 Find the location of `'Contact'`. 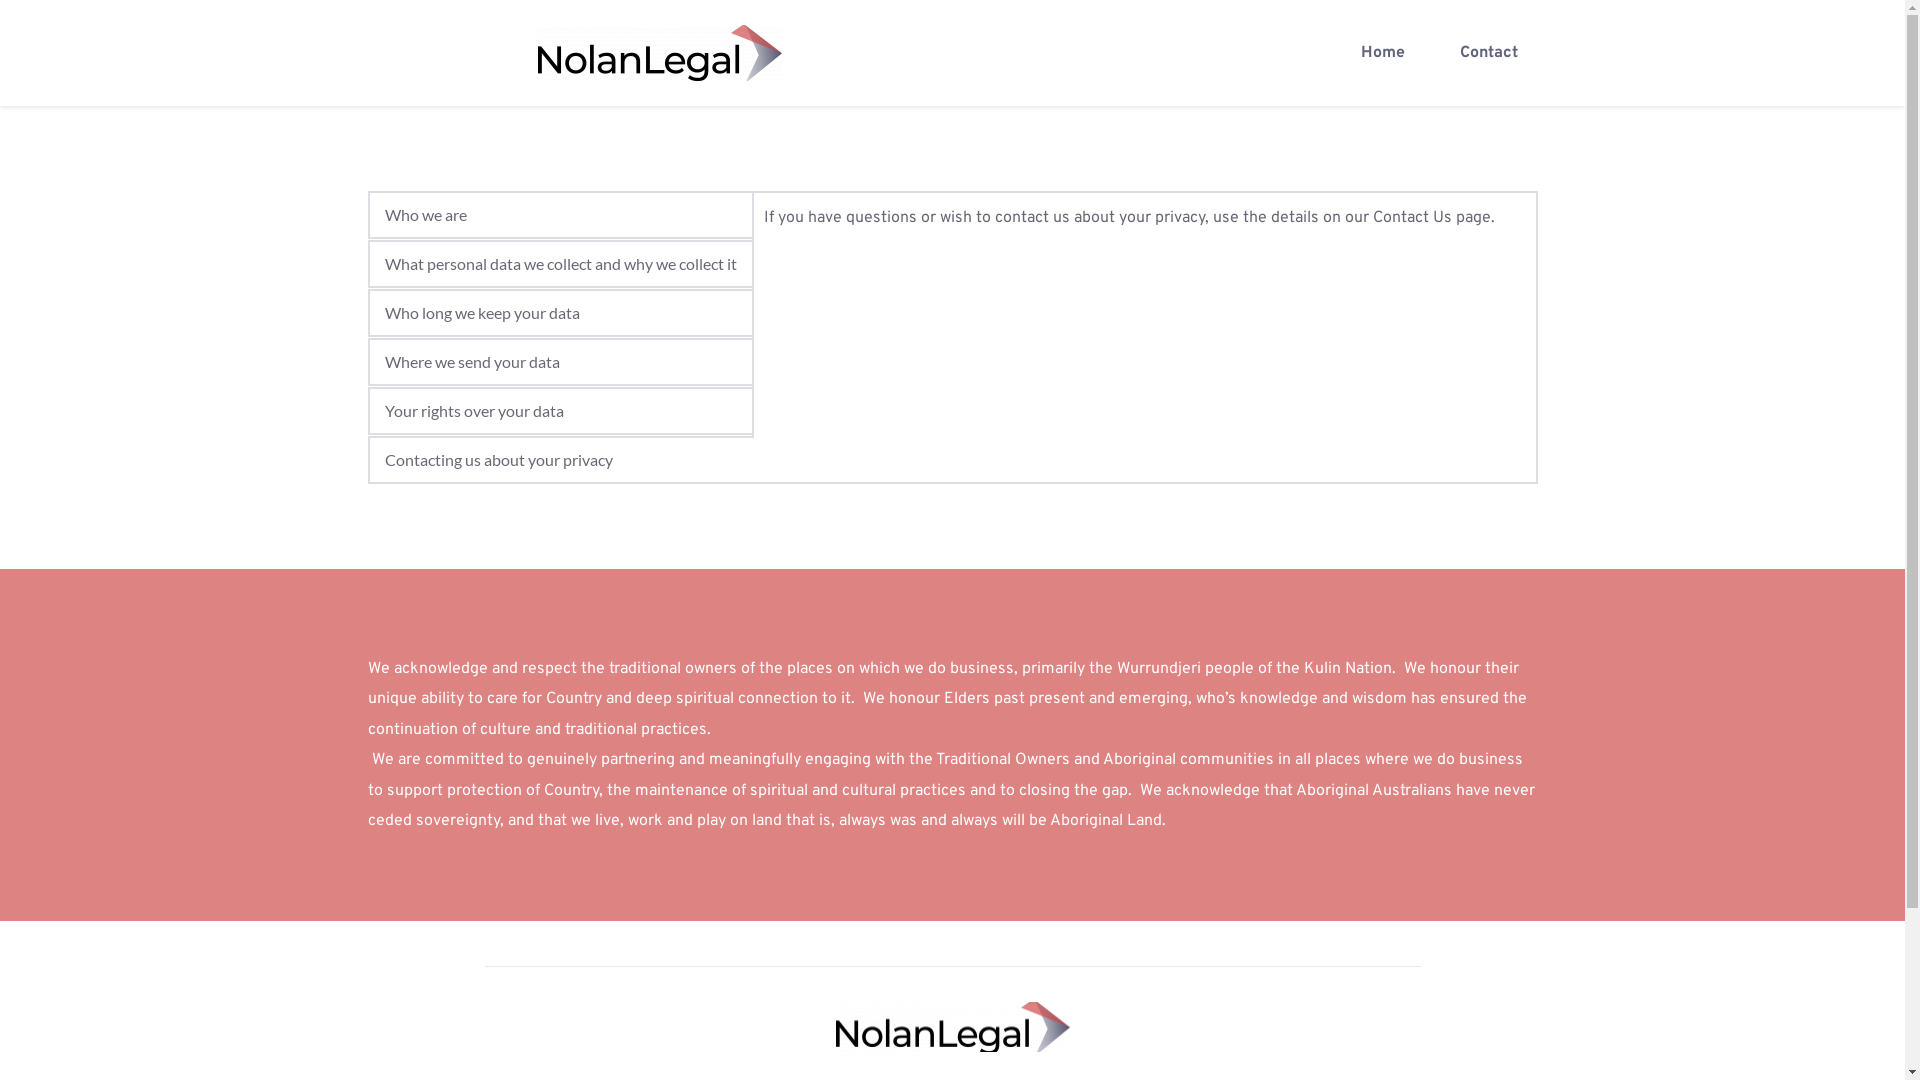

'Contact' is located at coordinates (1488, 52).